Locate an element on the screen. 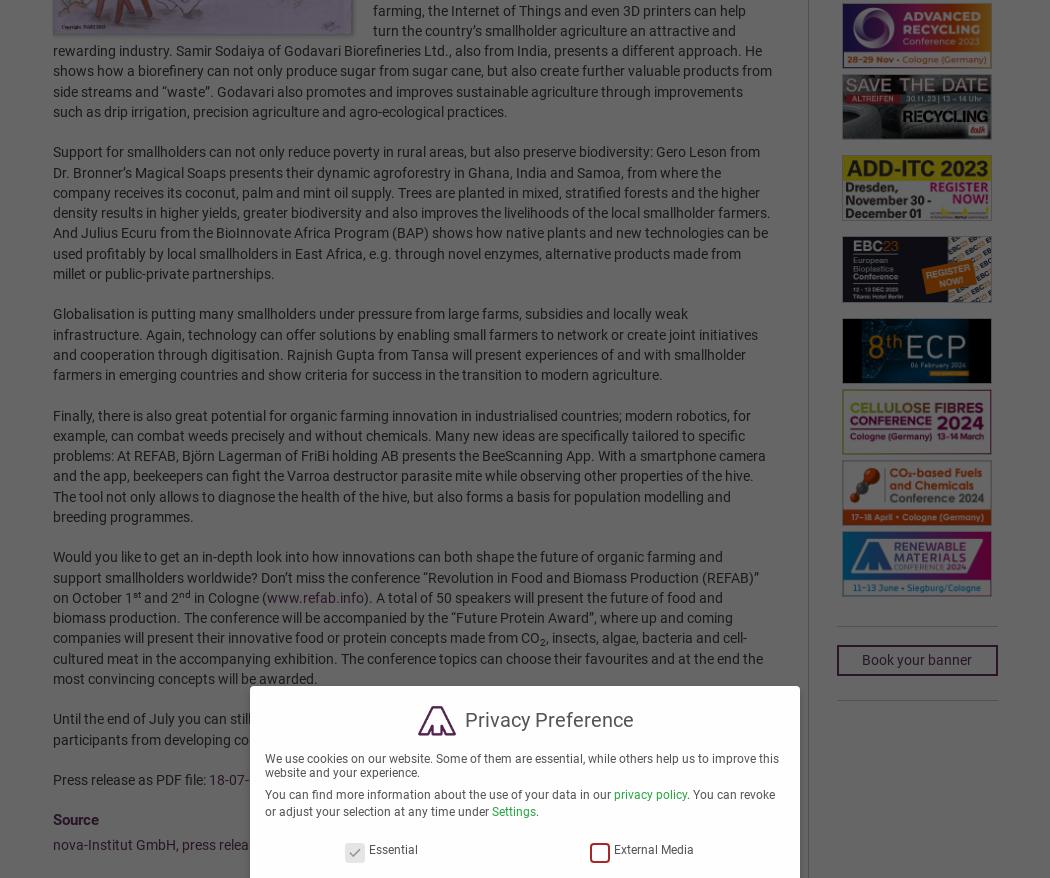 The width and height of the screenshot is (1050, 878). 'nd' is located at coordinates (183, 593).